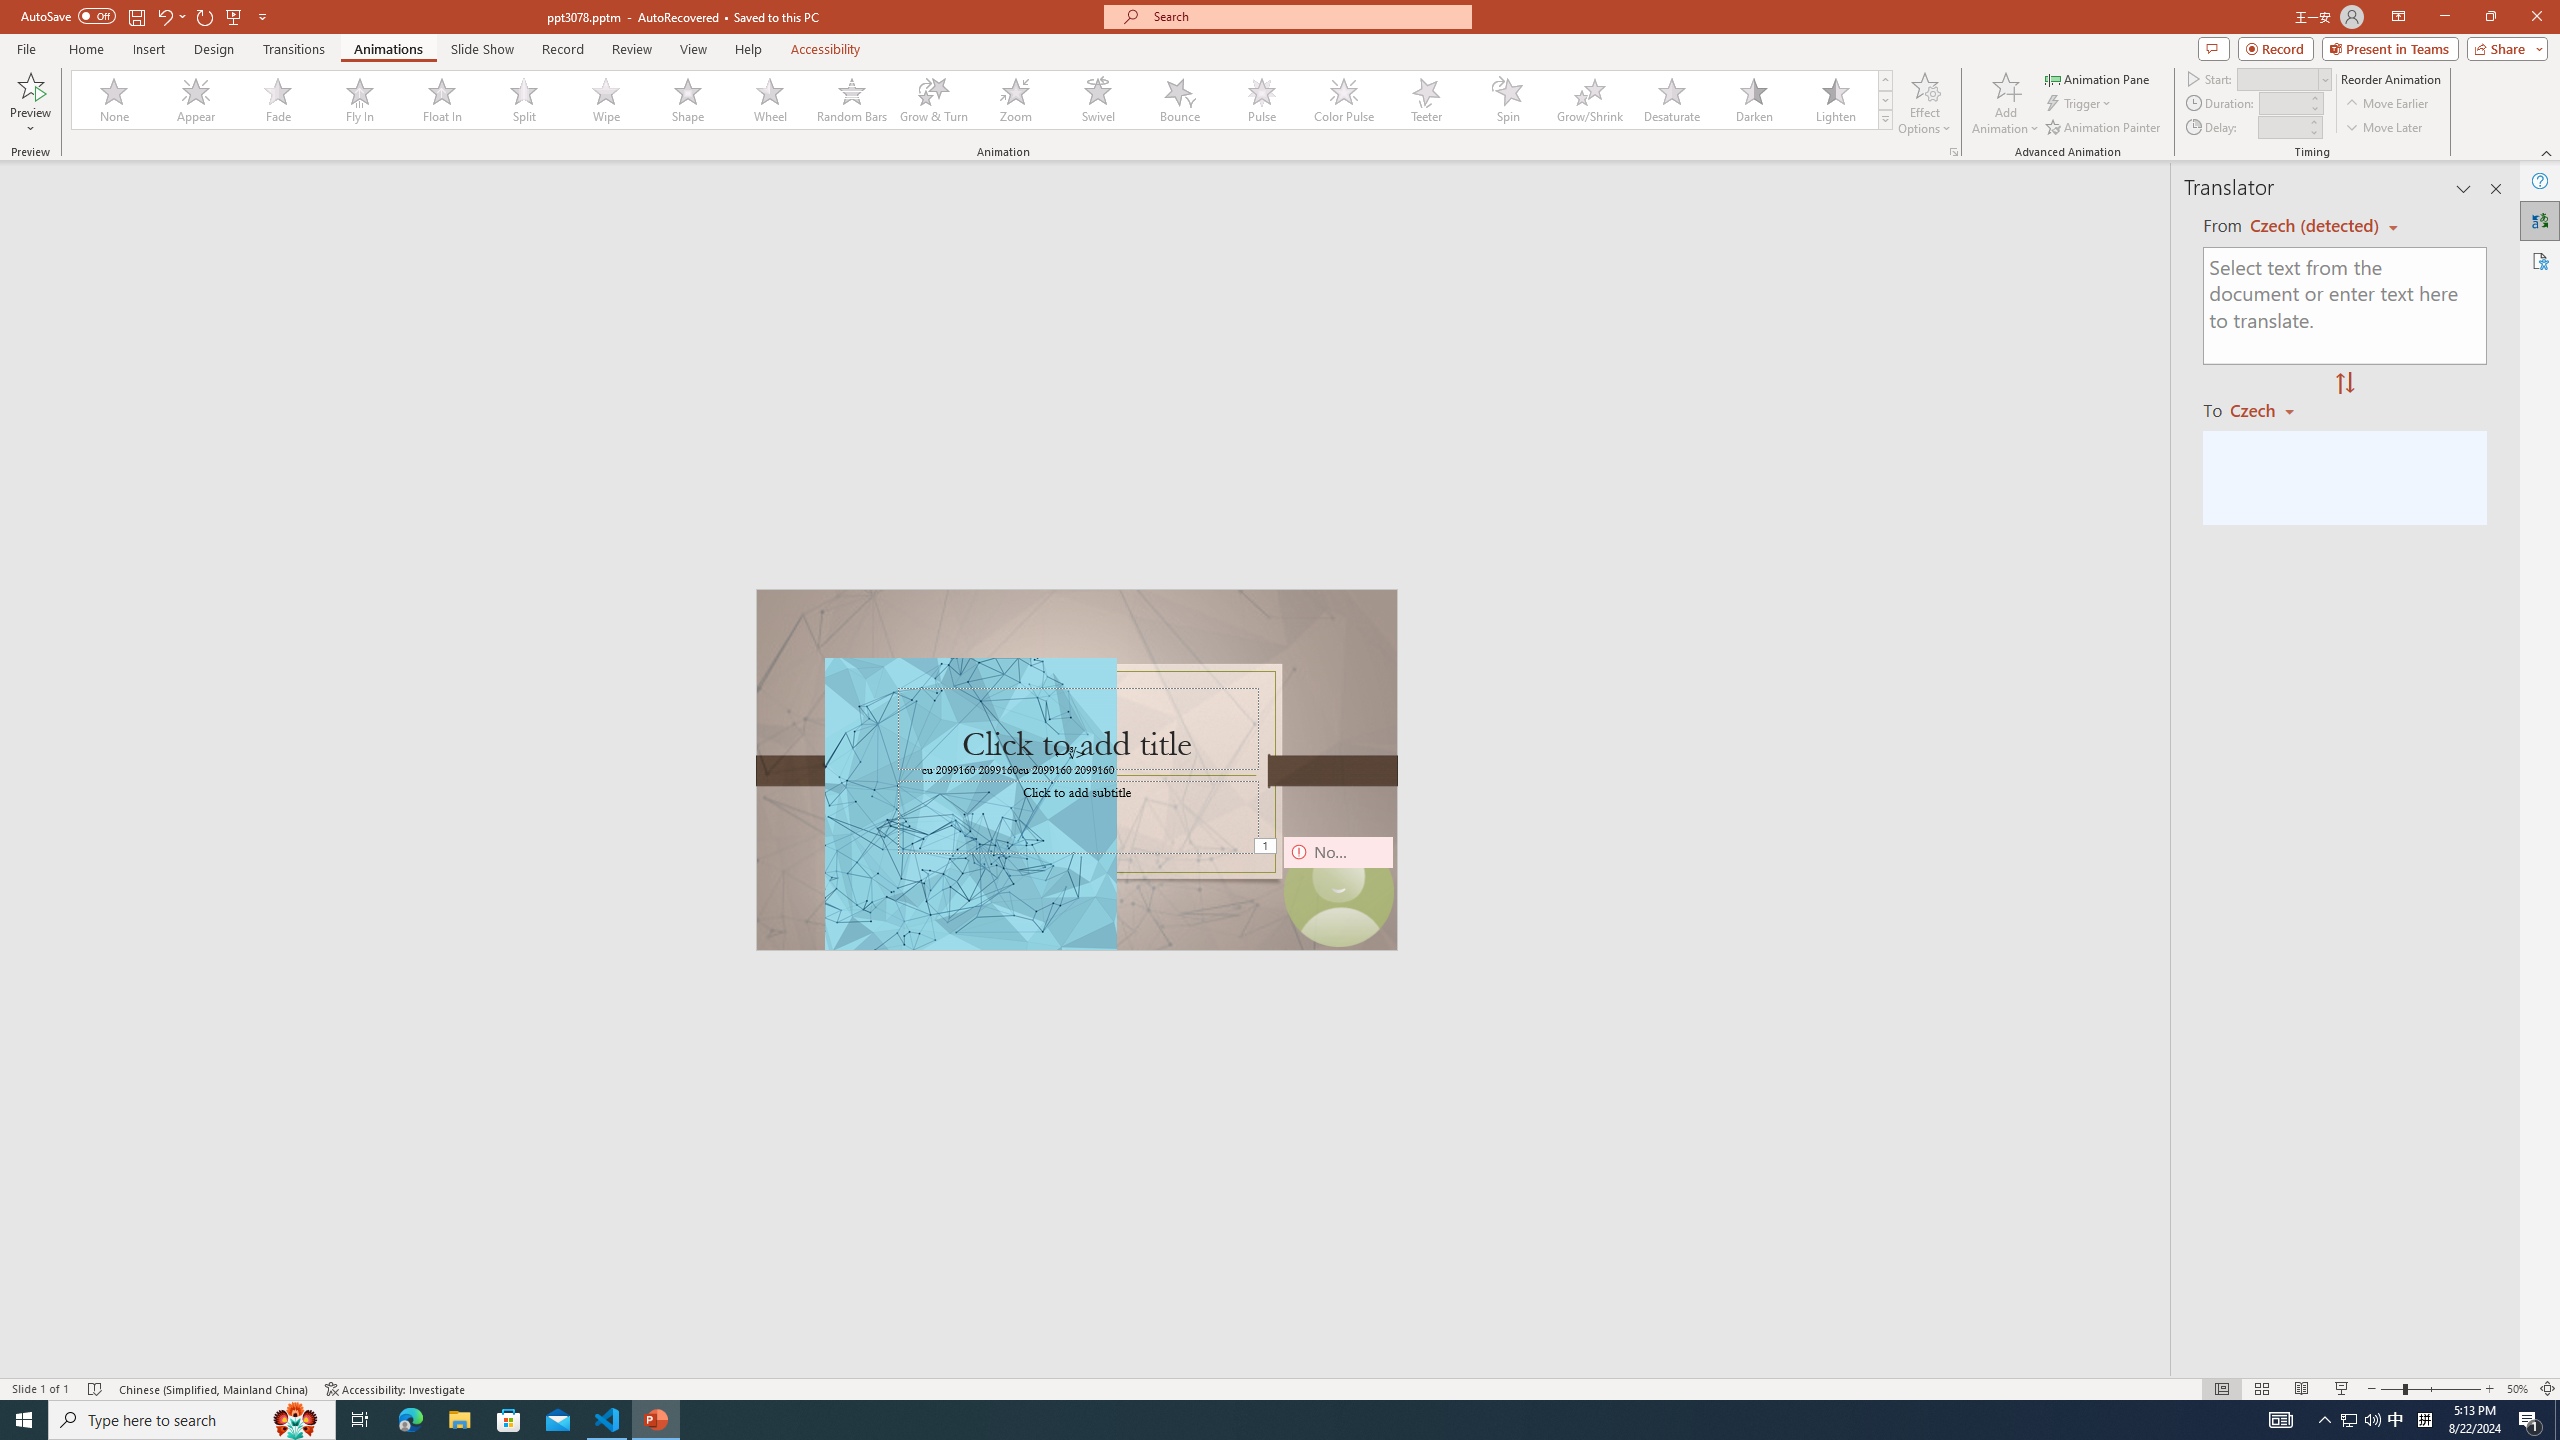  What do you see at coordinates (2270, 409) in the screenshot?
I see `'Czech'` at bounding box center [2270, 409].